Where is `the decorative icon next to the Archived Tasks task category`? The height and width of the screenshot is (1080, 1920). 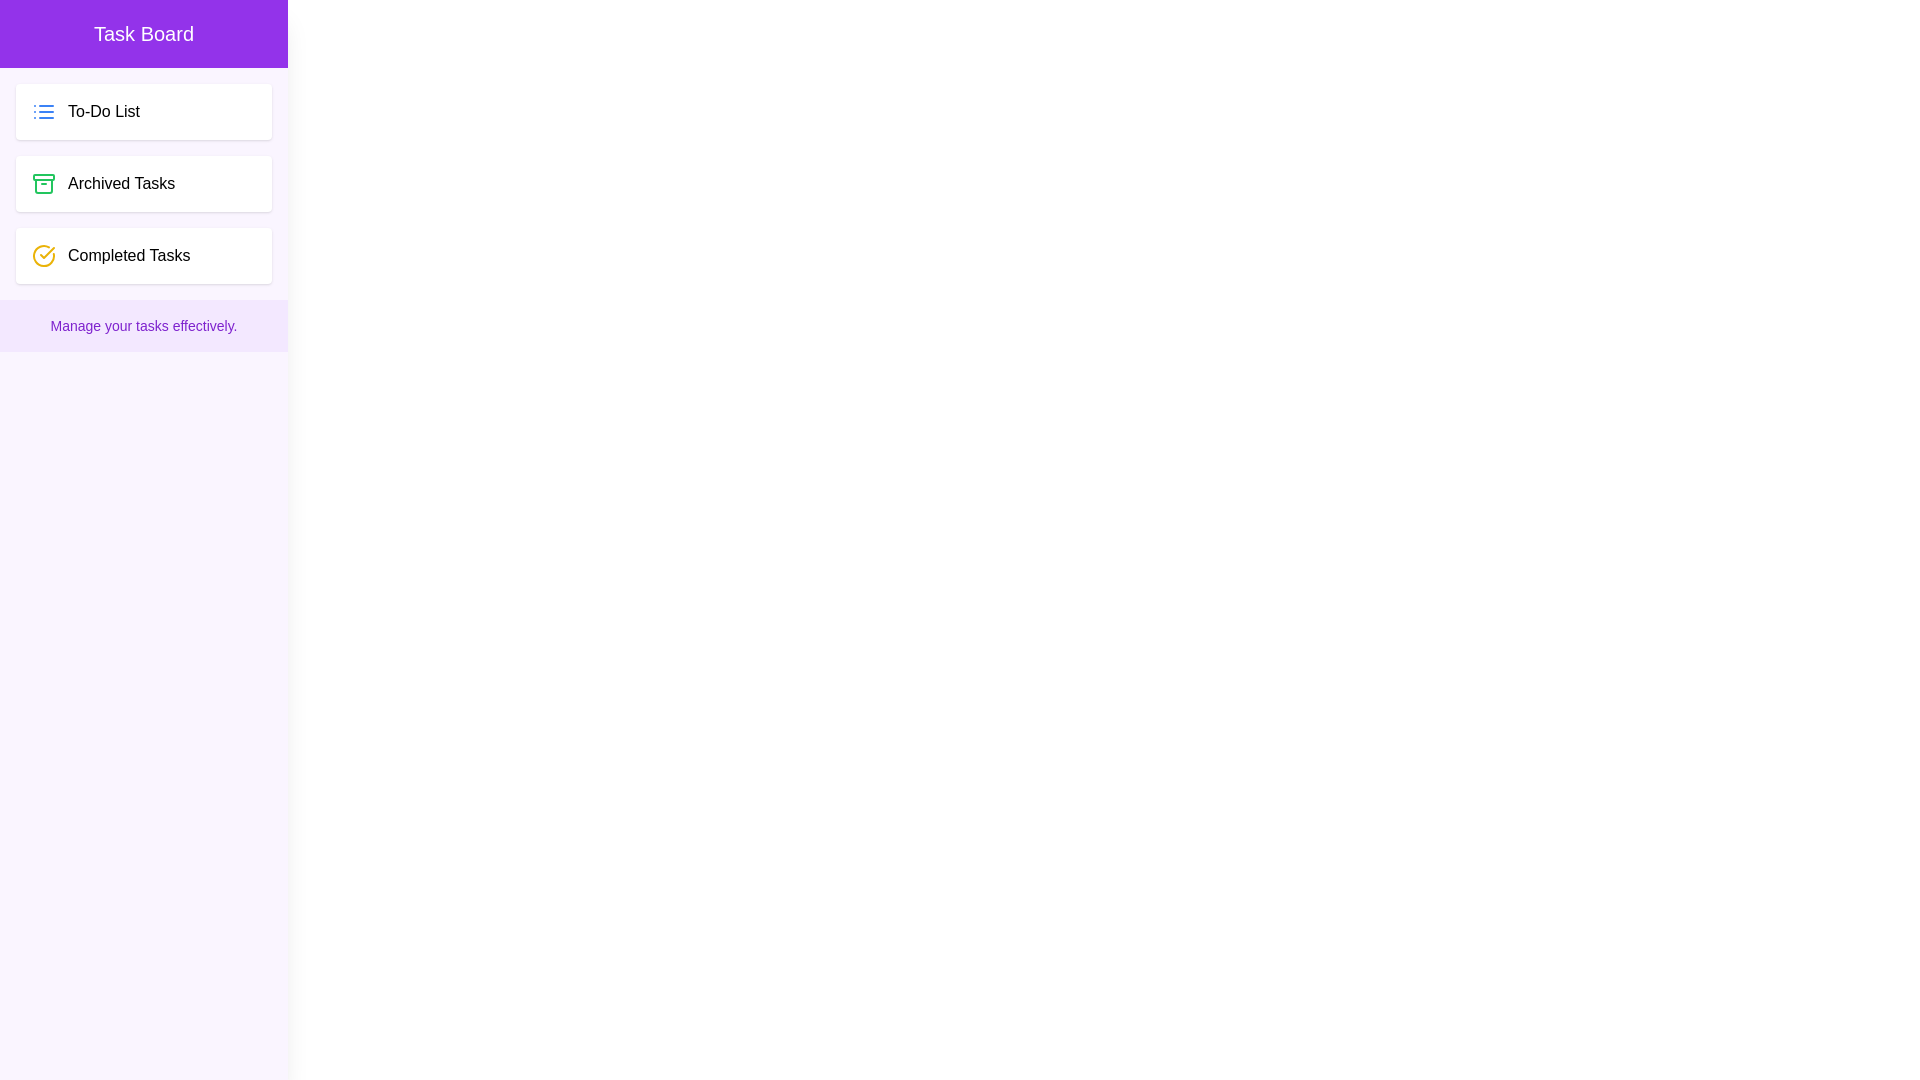 the decorative icon next to the Archived Tasks task category is located at coordinates (43, 184).